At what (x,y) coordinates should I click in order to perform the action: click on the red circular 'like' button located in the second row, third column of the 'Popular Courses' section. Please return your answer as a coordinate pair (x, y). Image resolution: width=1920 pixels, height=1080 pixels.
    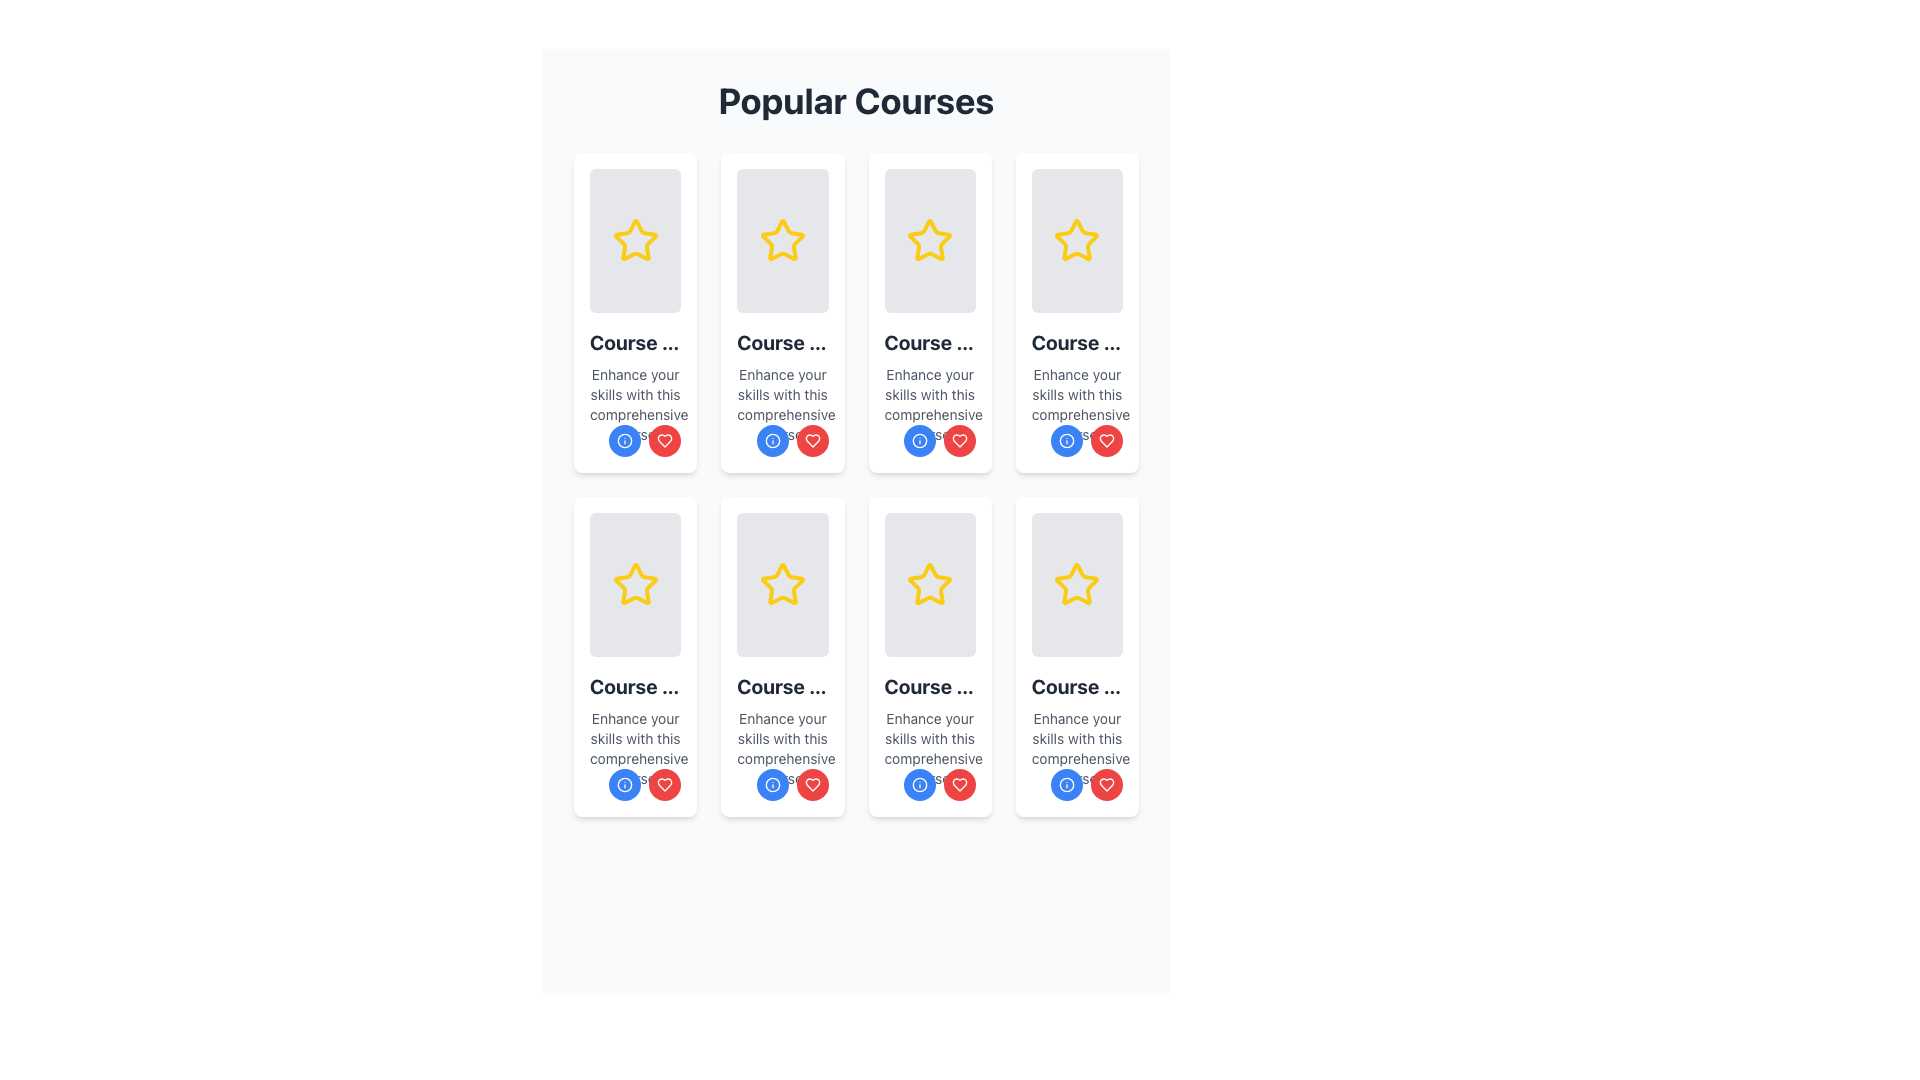
    Looking at the image, I should click on (665, 439).